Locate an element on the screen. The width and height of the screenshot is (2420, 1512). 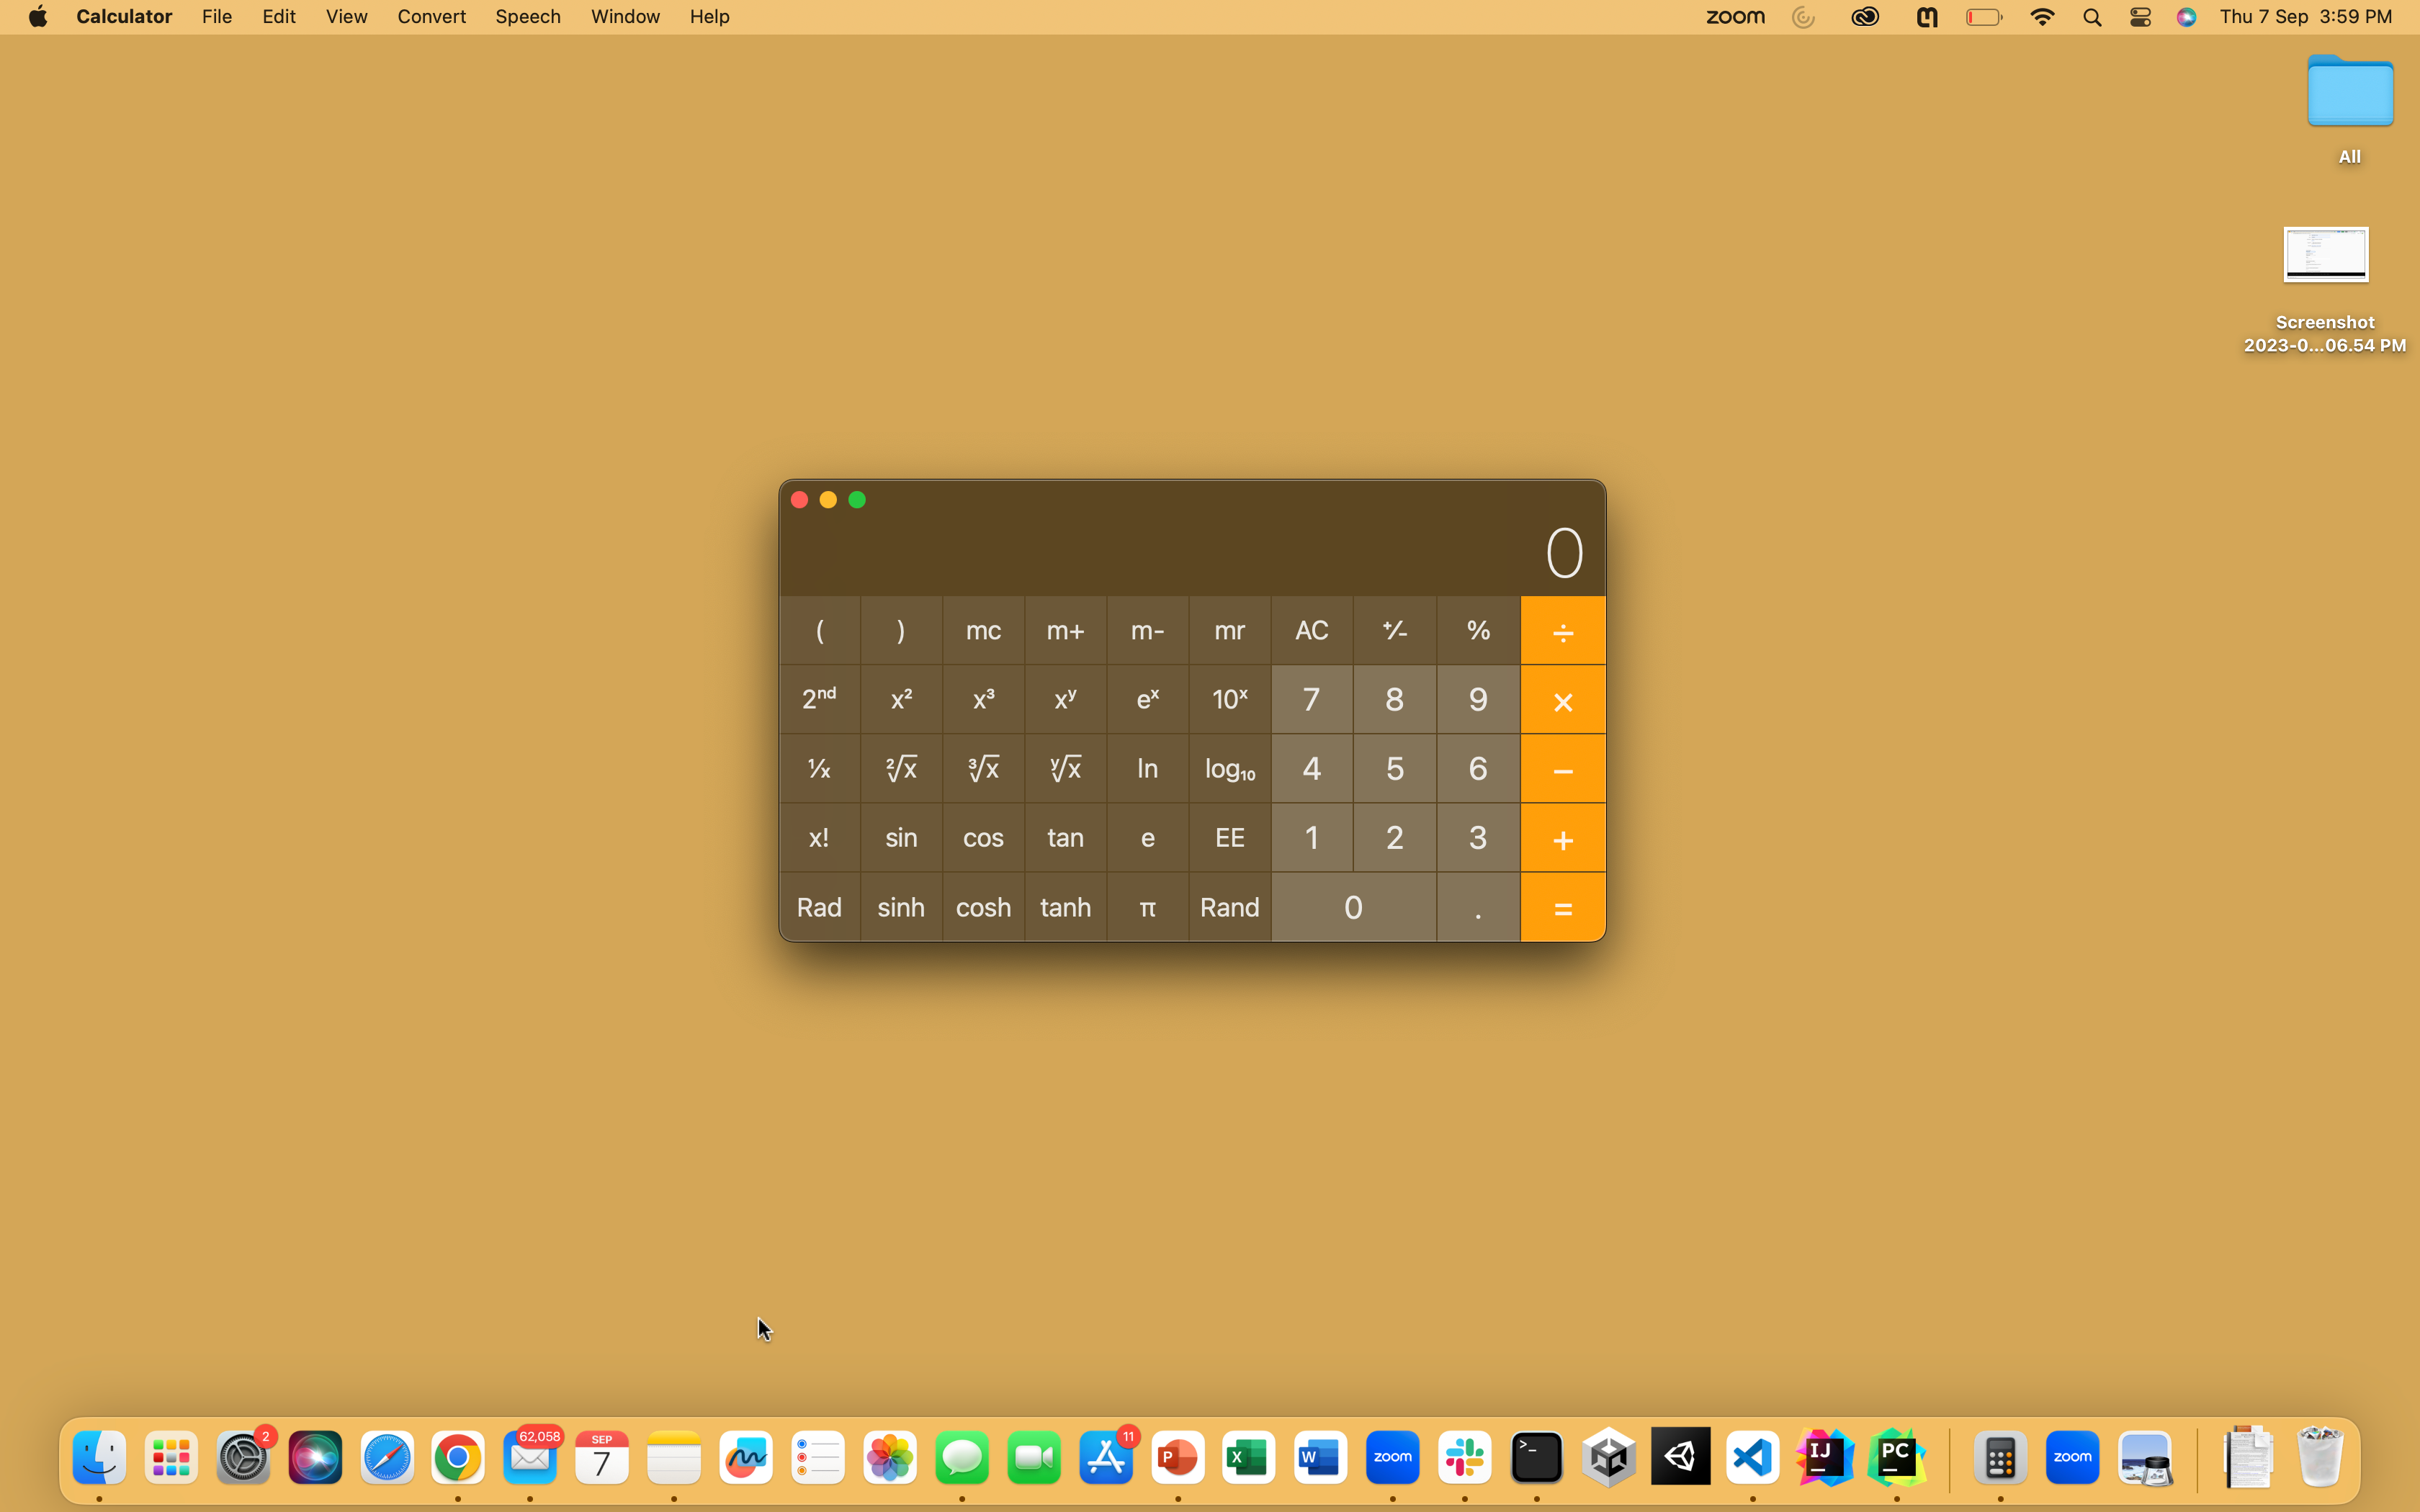
what you get by multiplying 3 and 4 is located at coordinates (1479, 835).